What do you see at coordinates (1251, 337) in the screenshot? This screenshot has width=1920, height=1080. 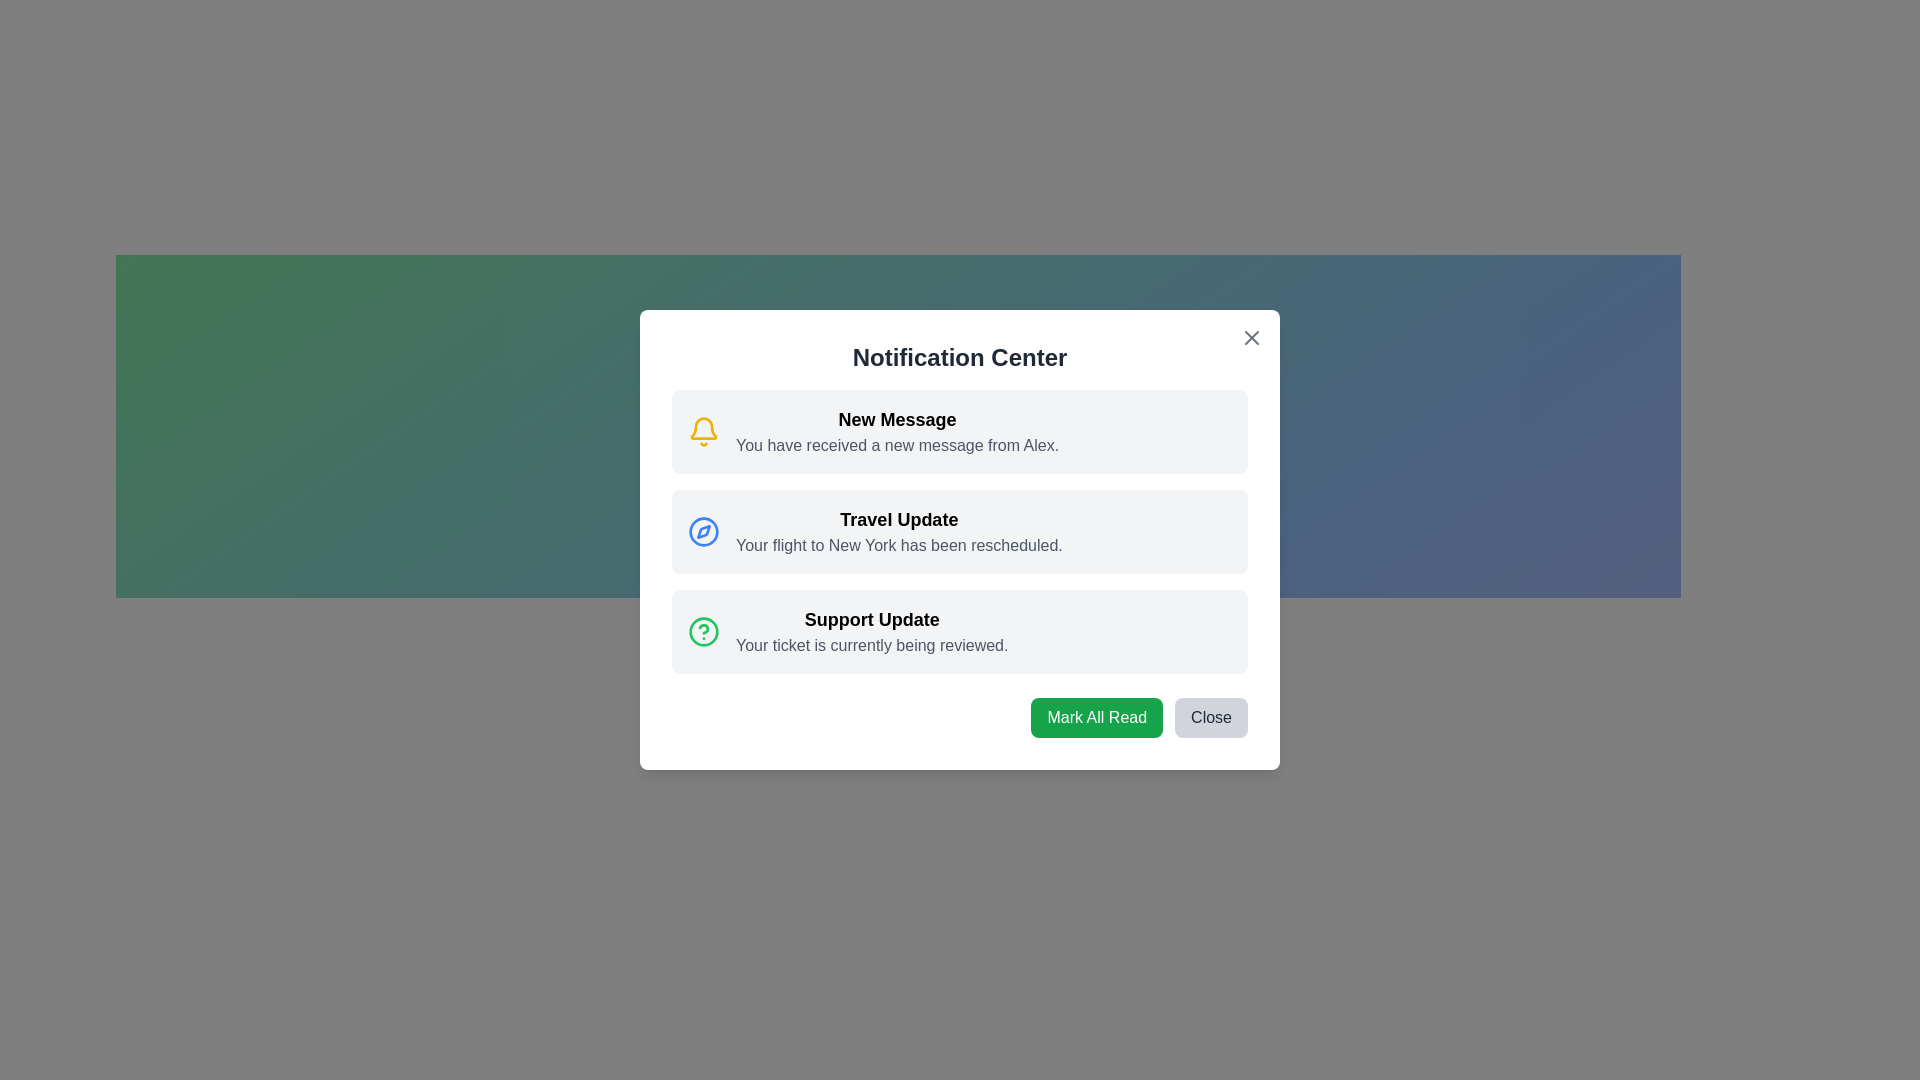 I see `the close icon button in the top-right corner of the 'Notification Center' modal to trigger visual feedback` at bounding box center [1251, 337].